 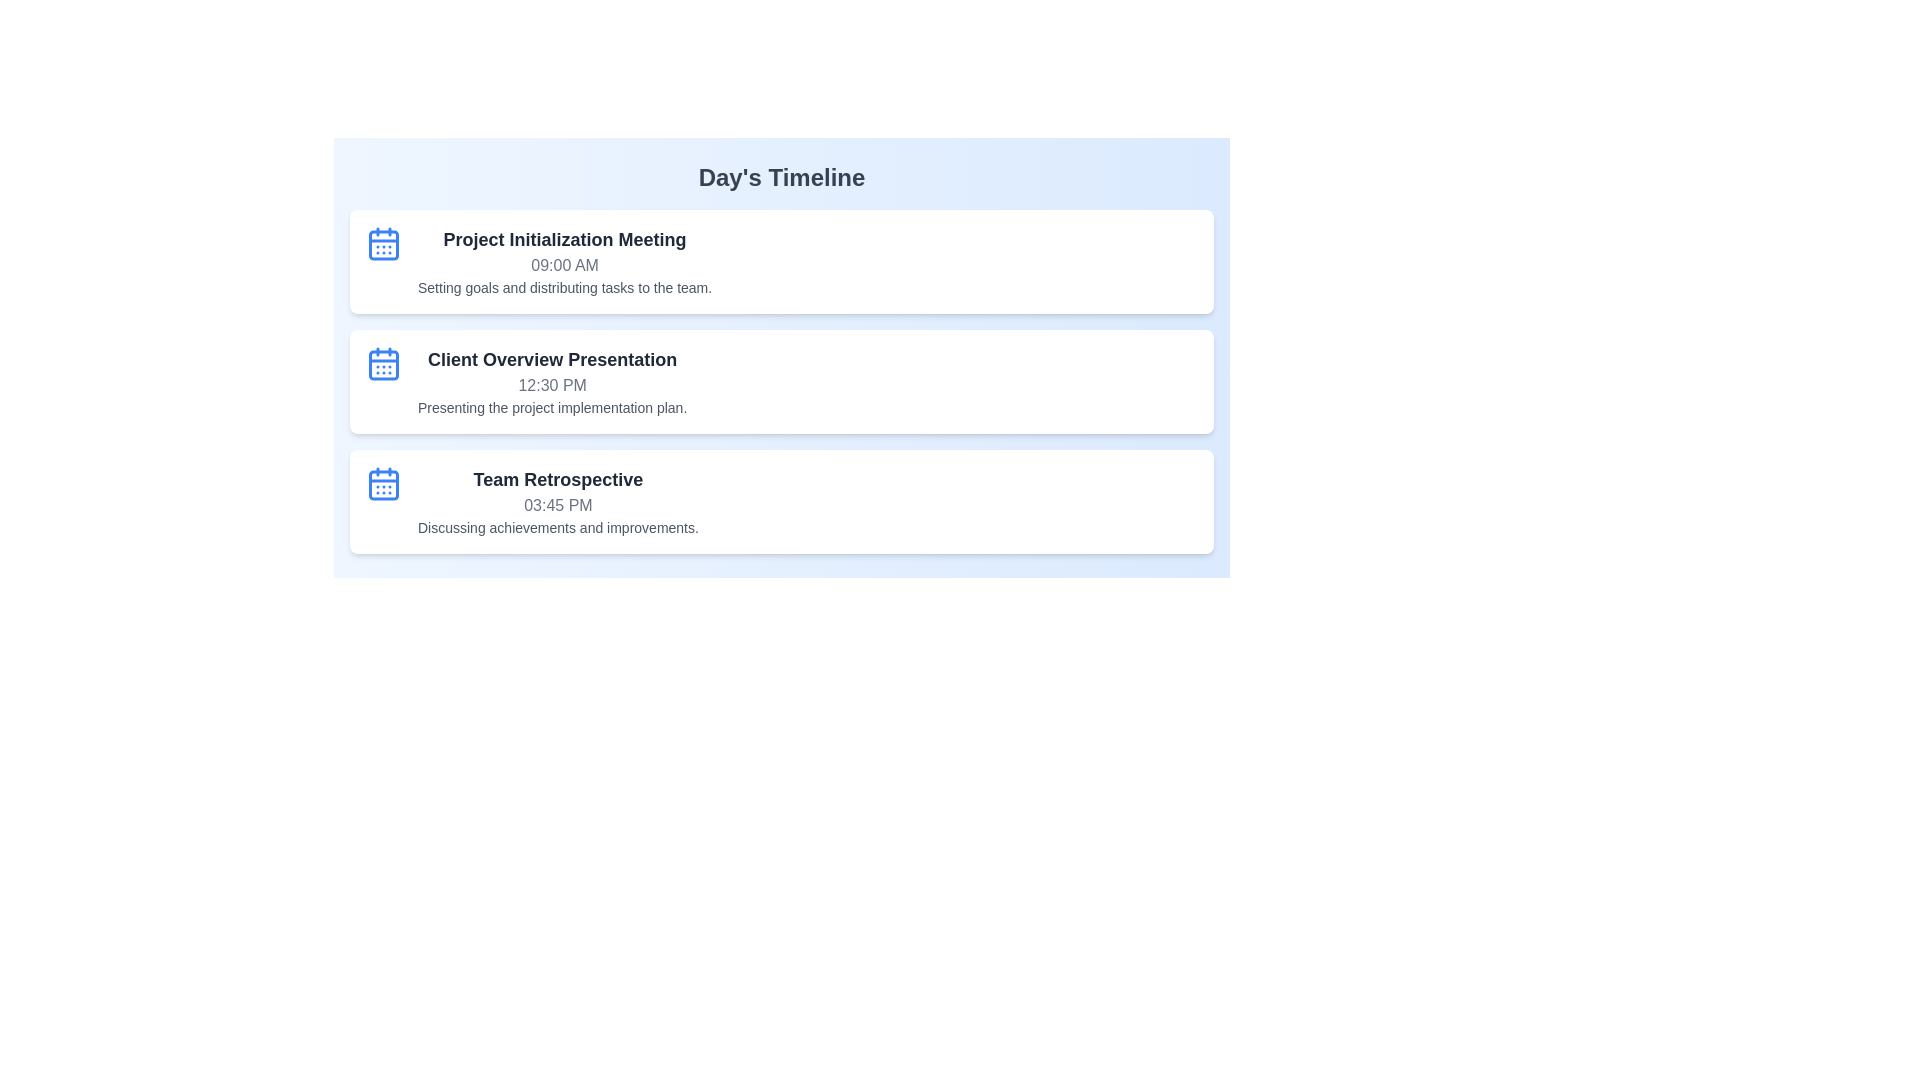 I want to click on the blue calendar icon located at the top-left corner of the card describing the 'Client Overview Presentation' event, so click(x=384, y=363).